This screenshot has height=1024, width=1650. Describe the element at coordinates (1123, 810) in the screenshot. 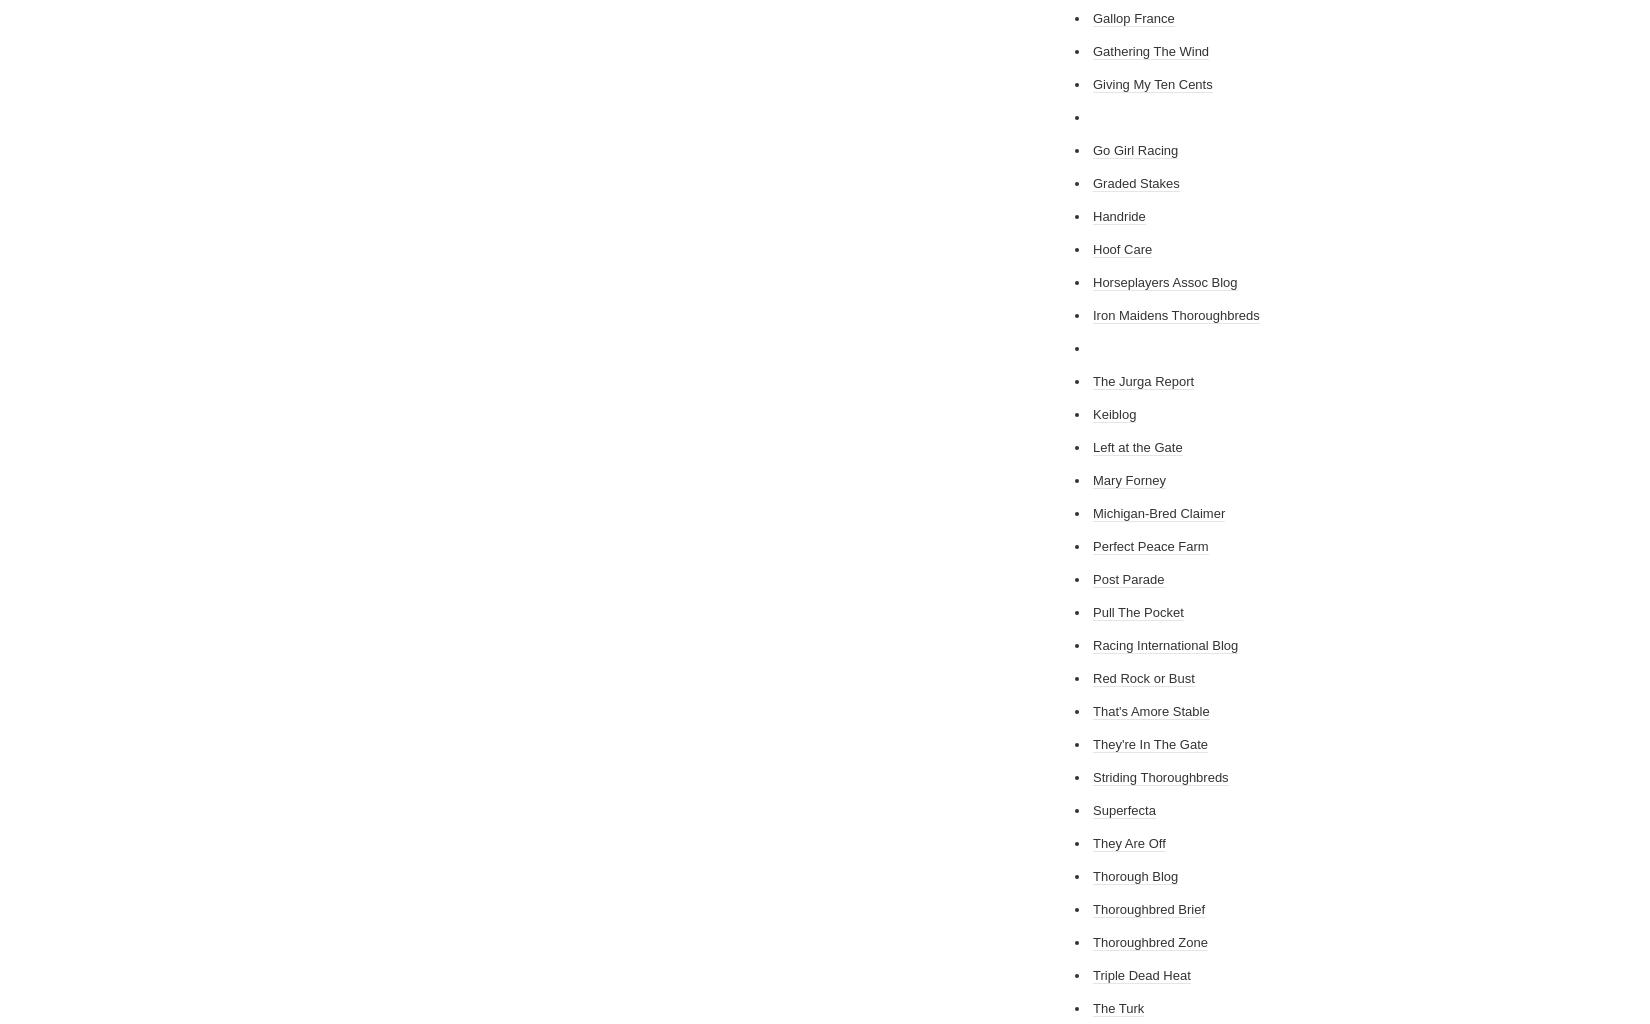

I see `'Superfecta'` at that location.